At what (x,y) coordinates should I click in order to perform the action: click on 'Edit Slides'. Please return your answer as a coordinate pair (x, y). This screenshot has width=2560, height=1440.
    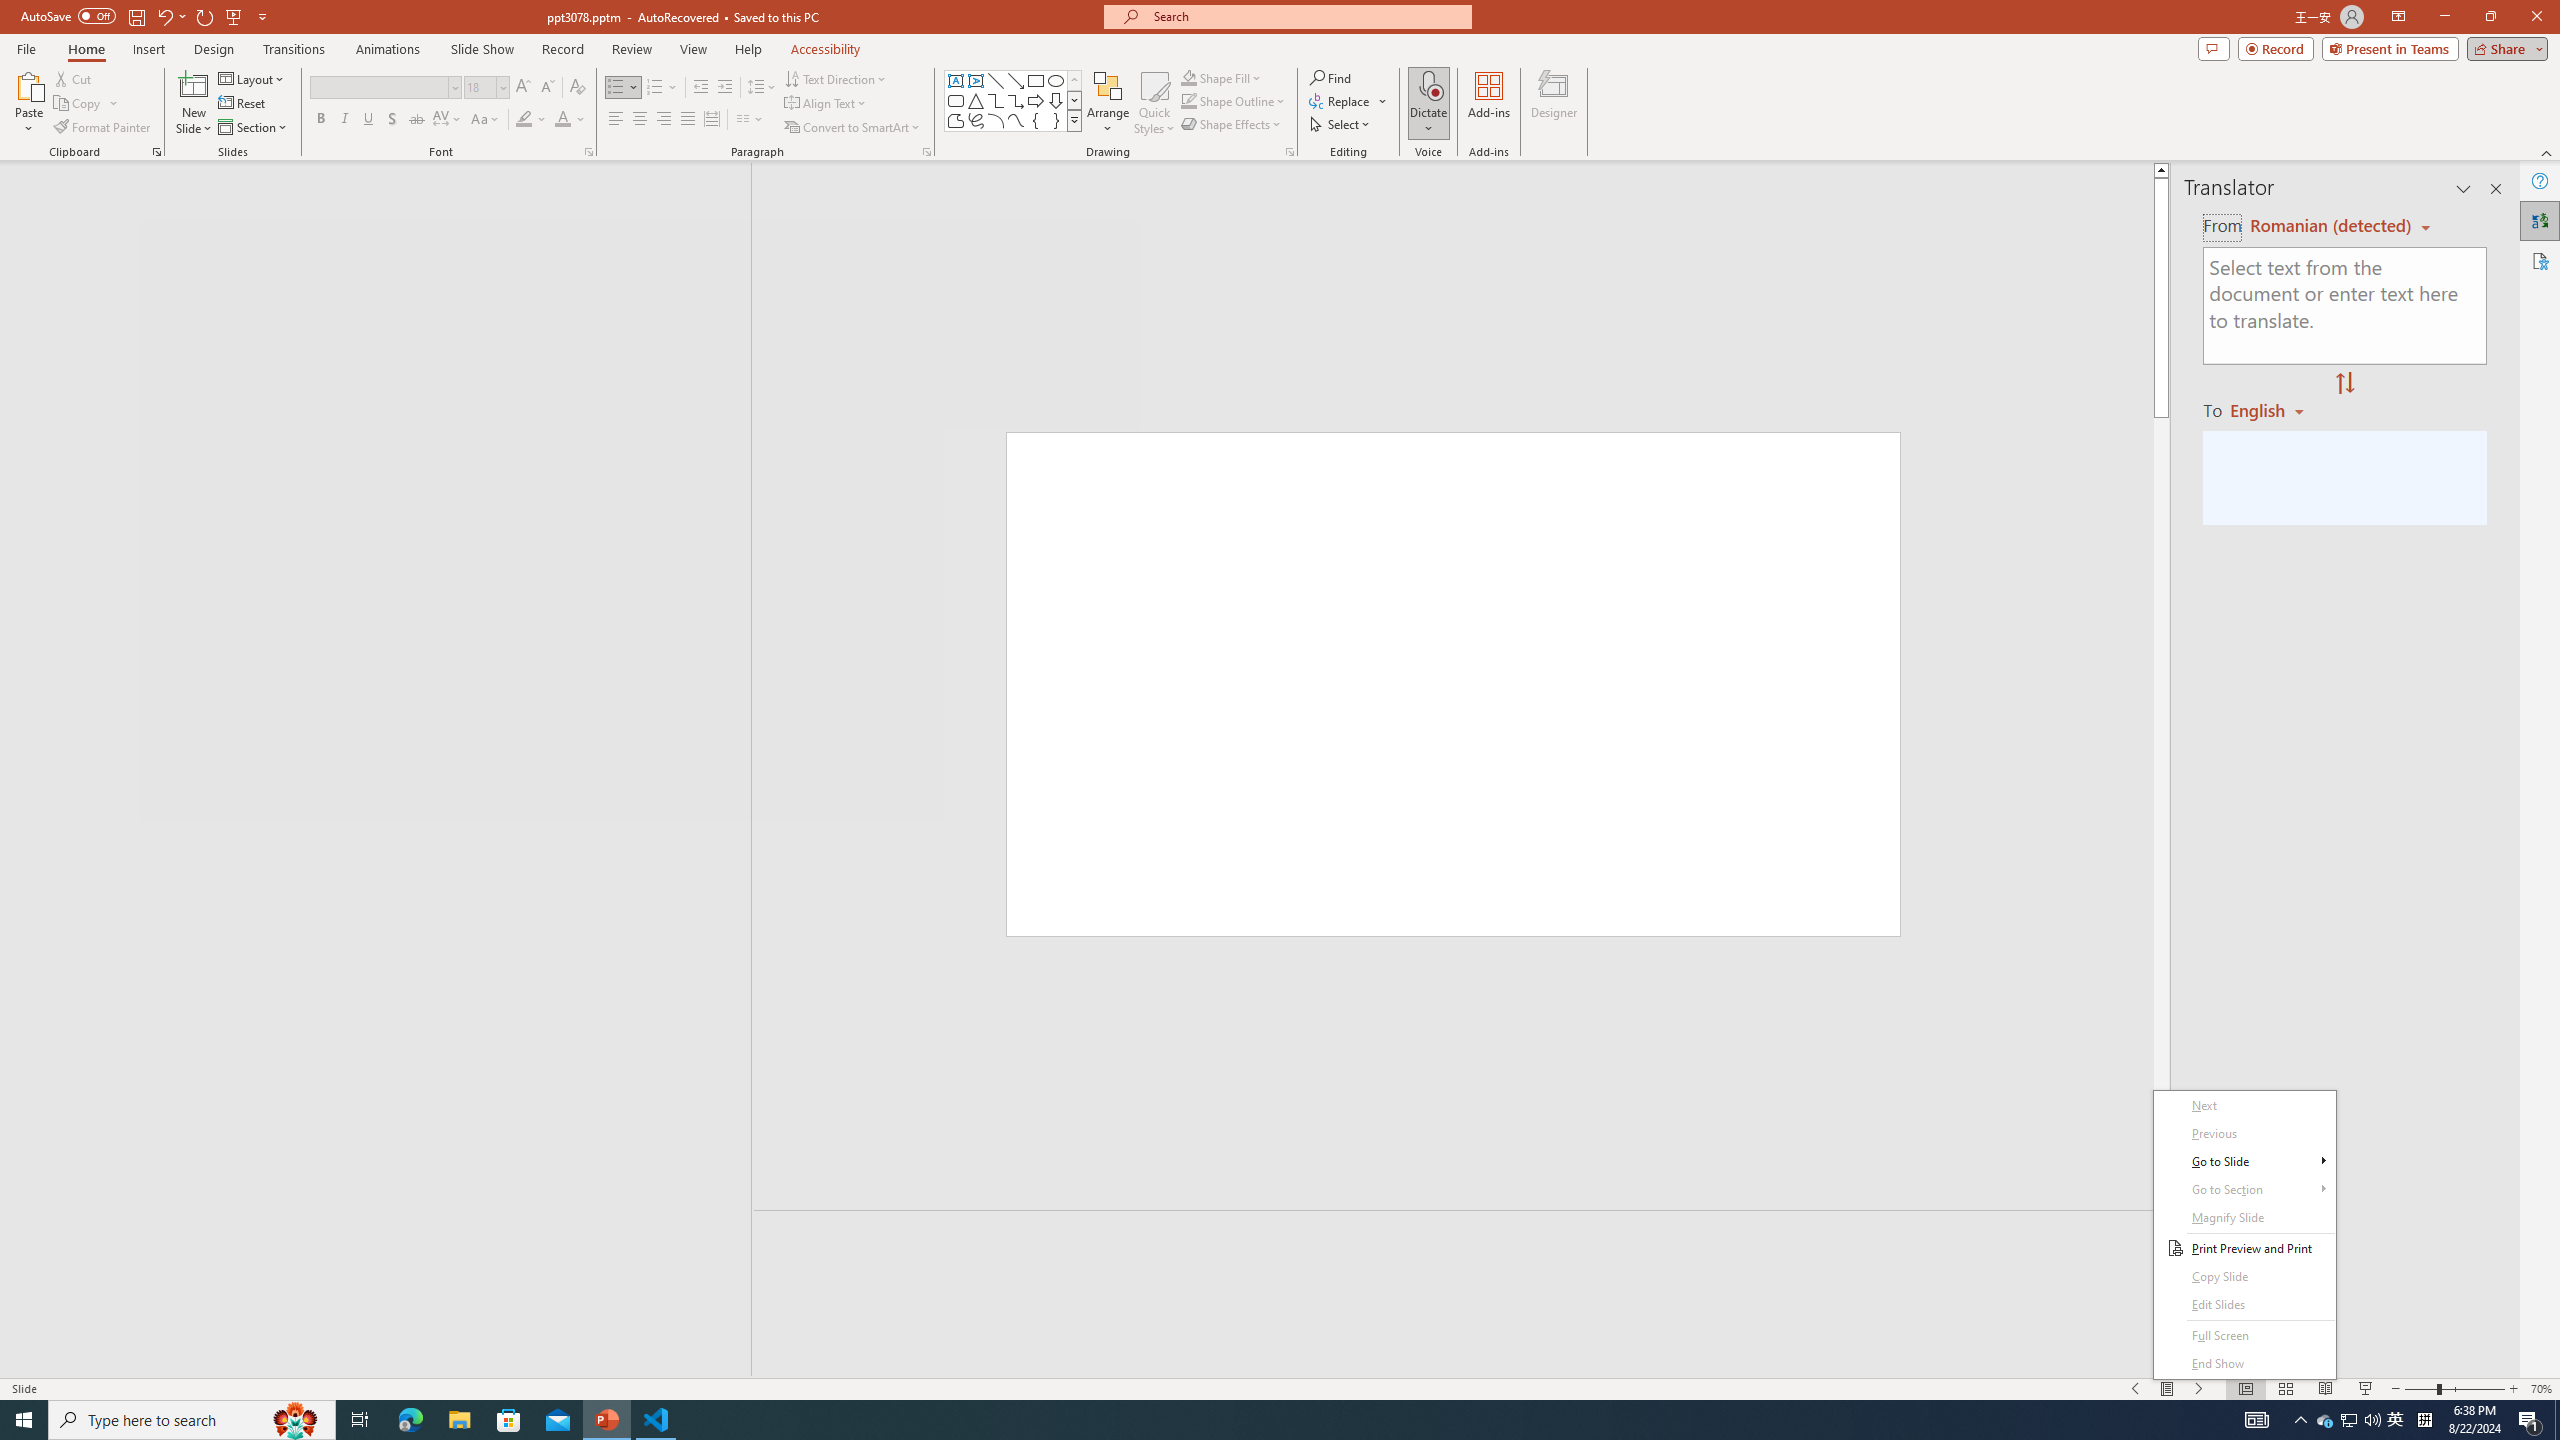
    Looking at the image, I should click on (2245, 1305).